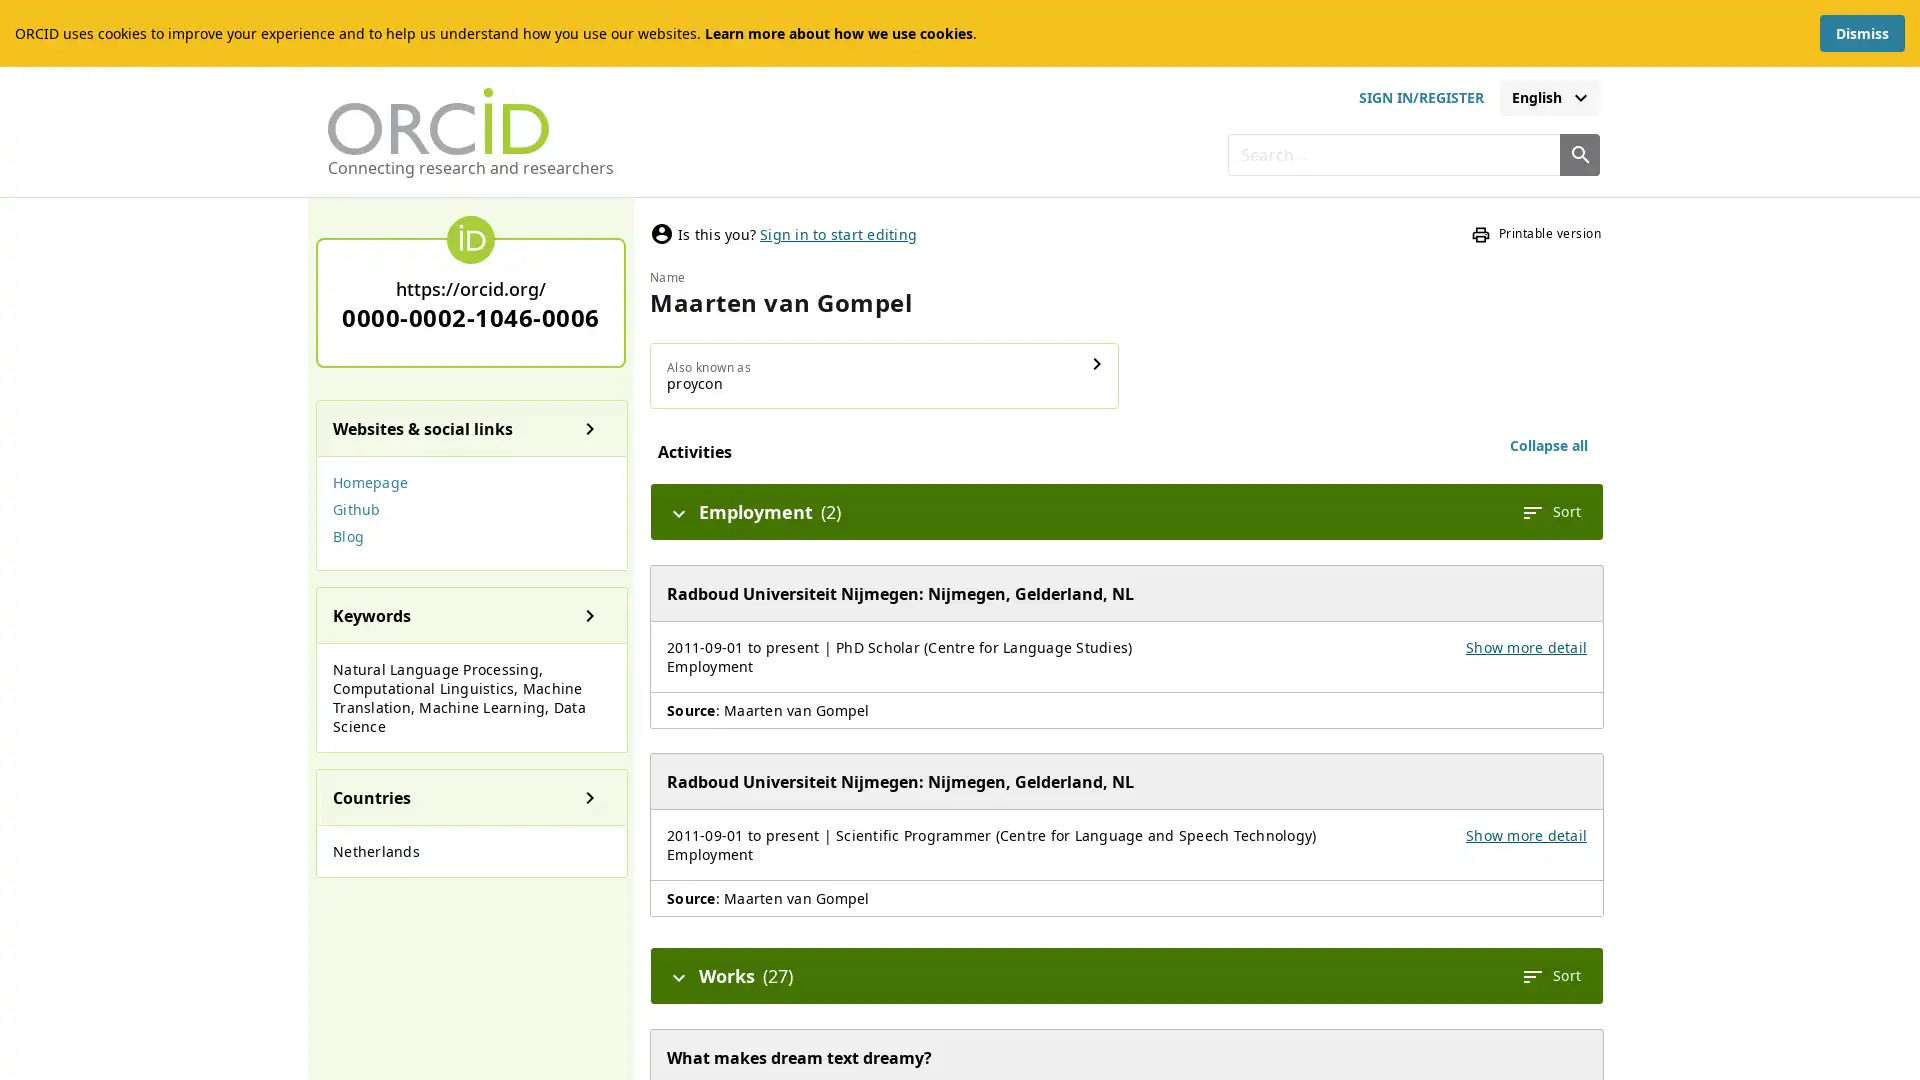  I want to click on Show details, so click(1097, 363).